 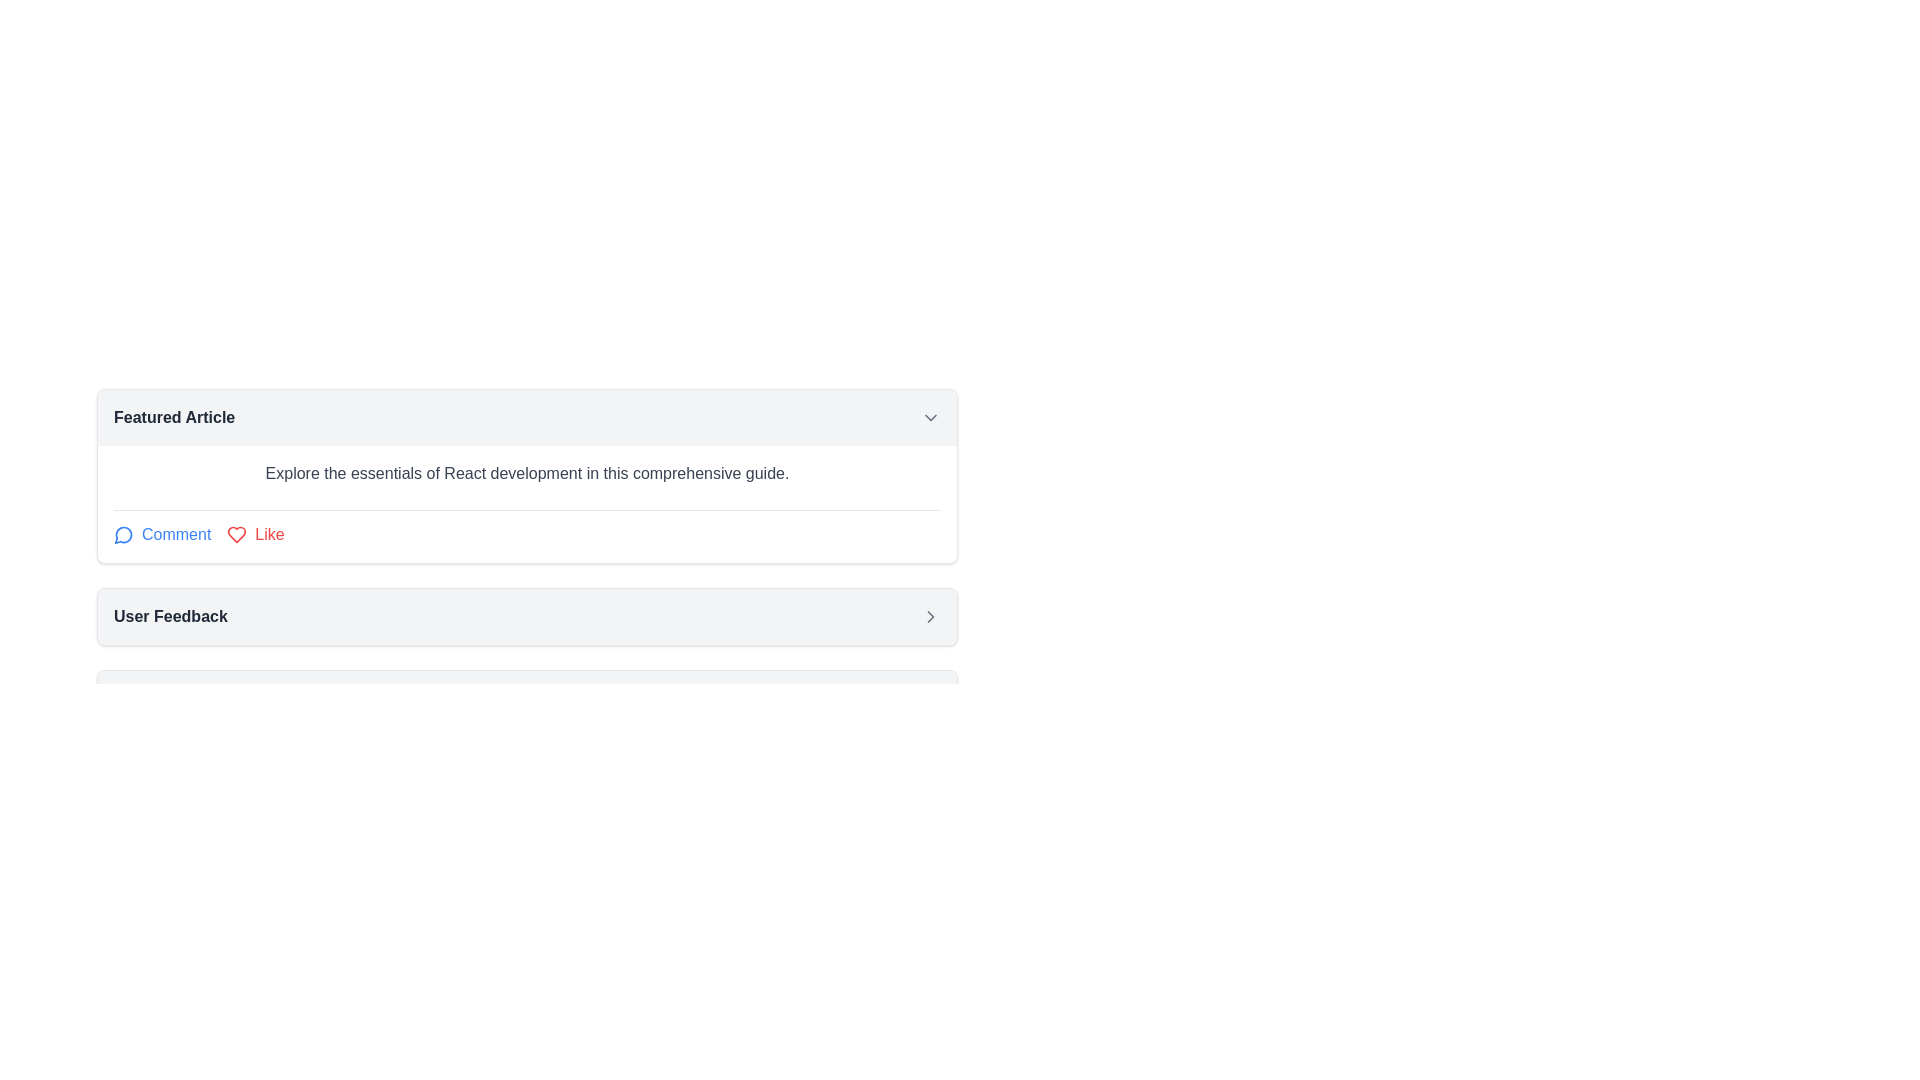 What do you see at coordinates (527, 474) in the screenshot?
I see `descriptive text block located under the 'Featured Article' section, which serves as an introduction to the article content` at bounding box center [527, 474].